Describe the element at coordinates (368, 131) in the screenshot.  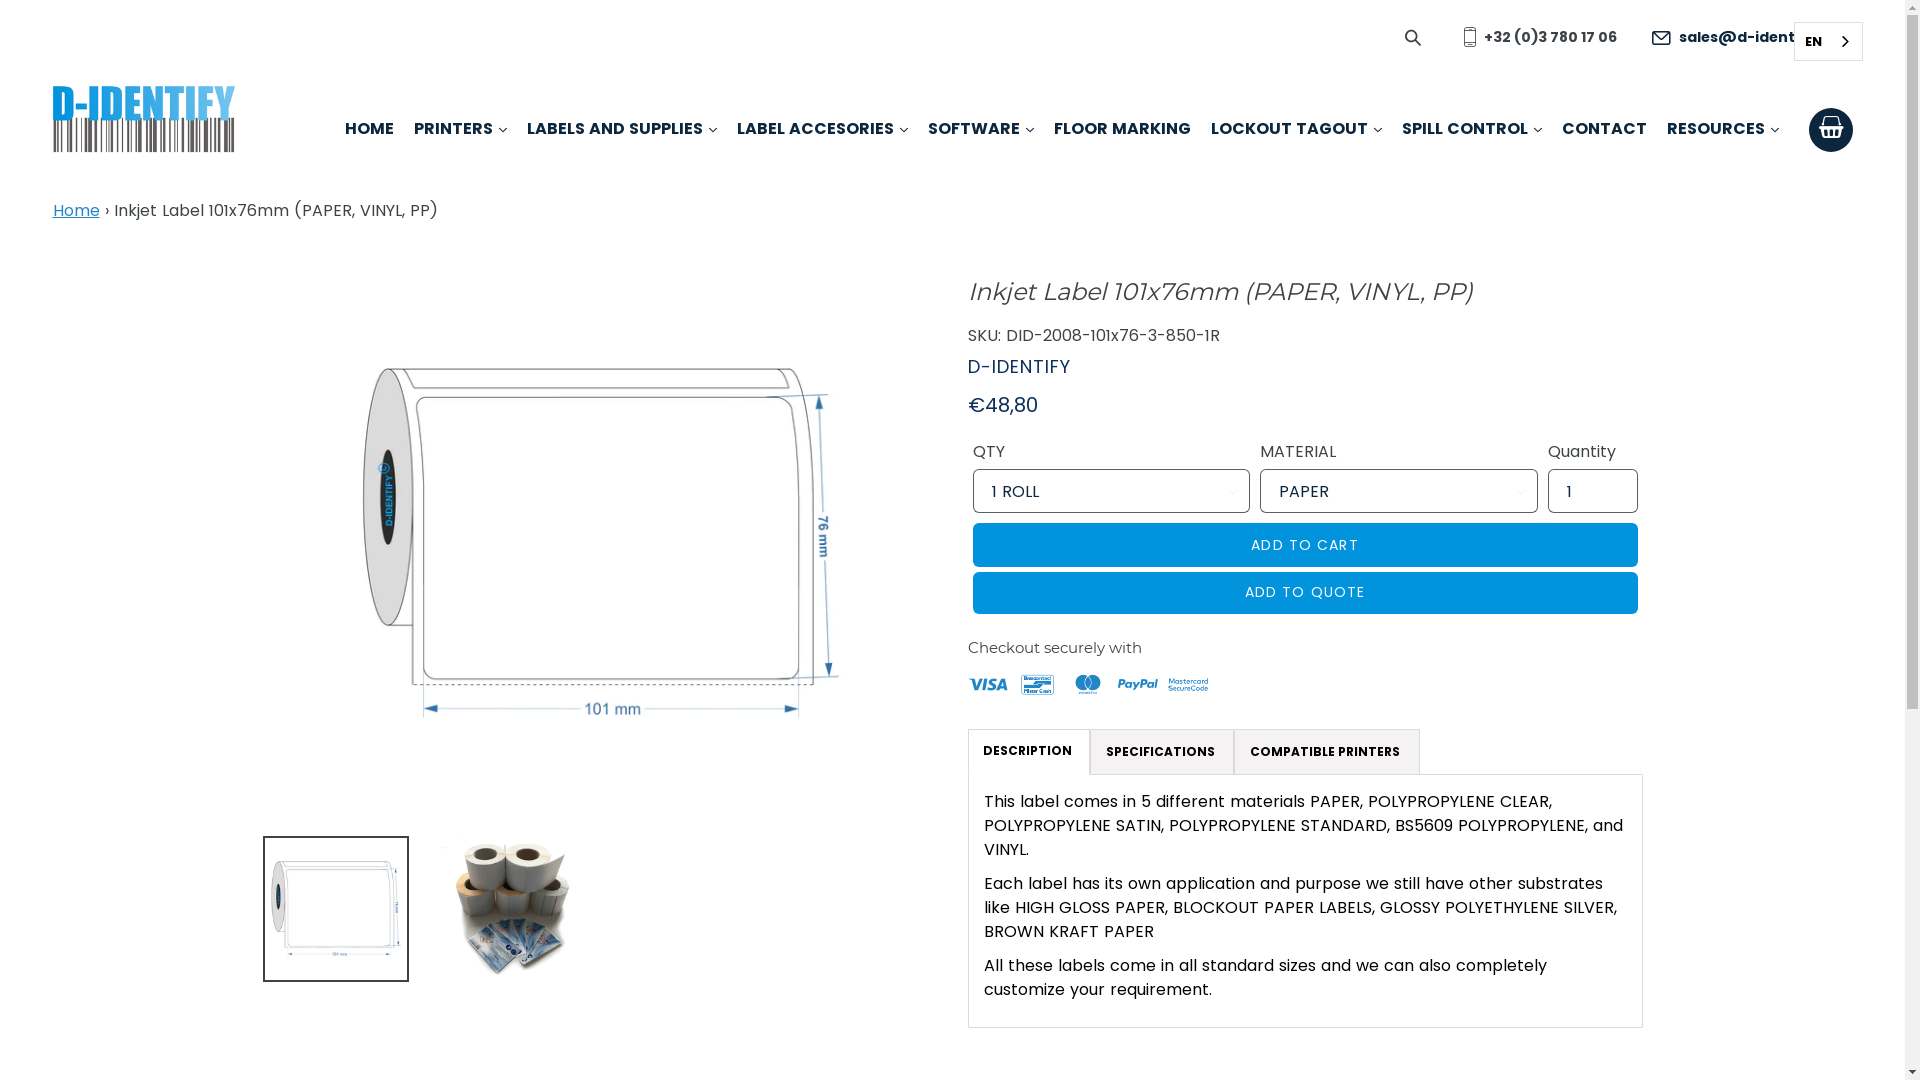
I see `'HOME'` at that location.